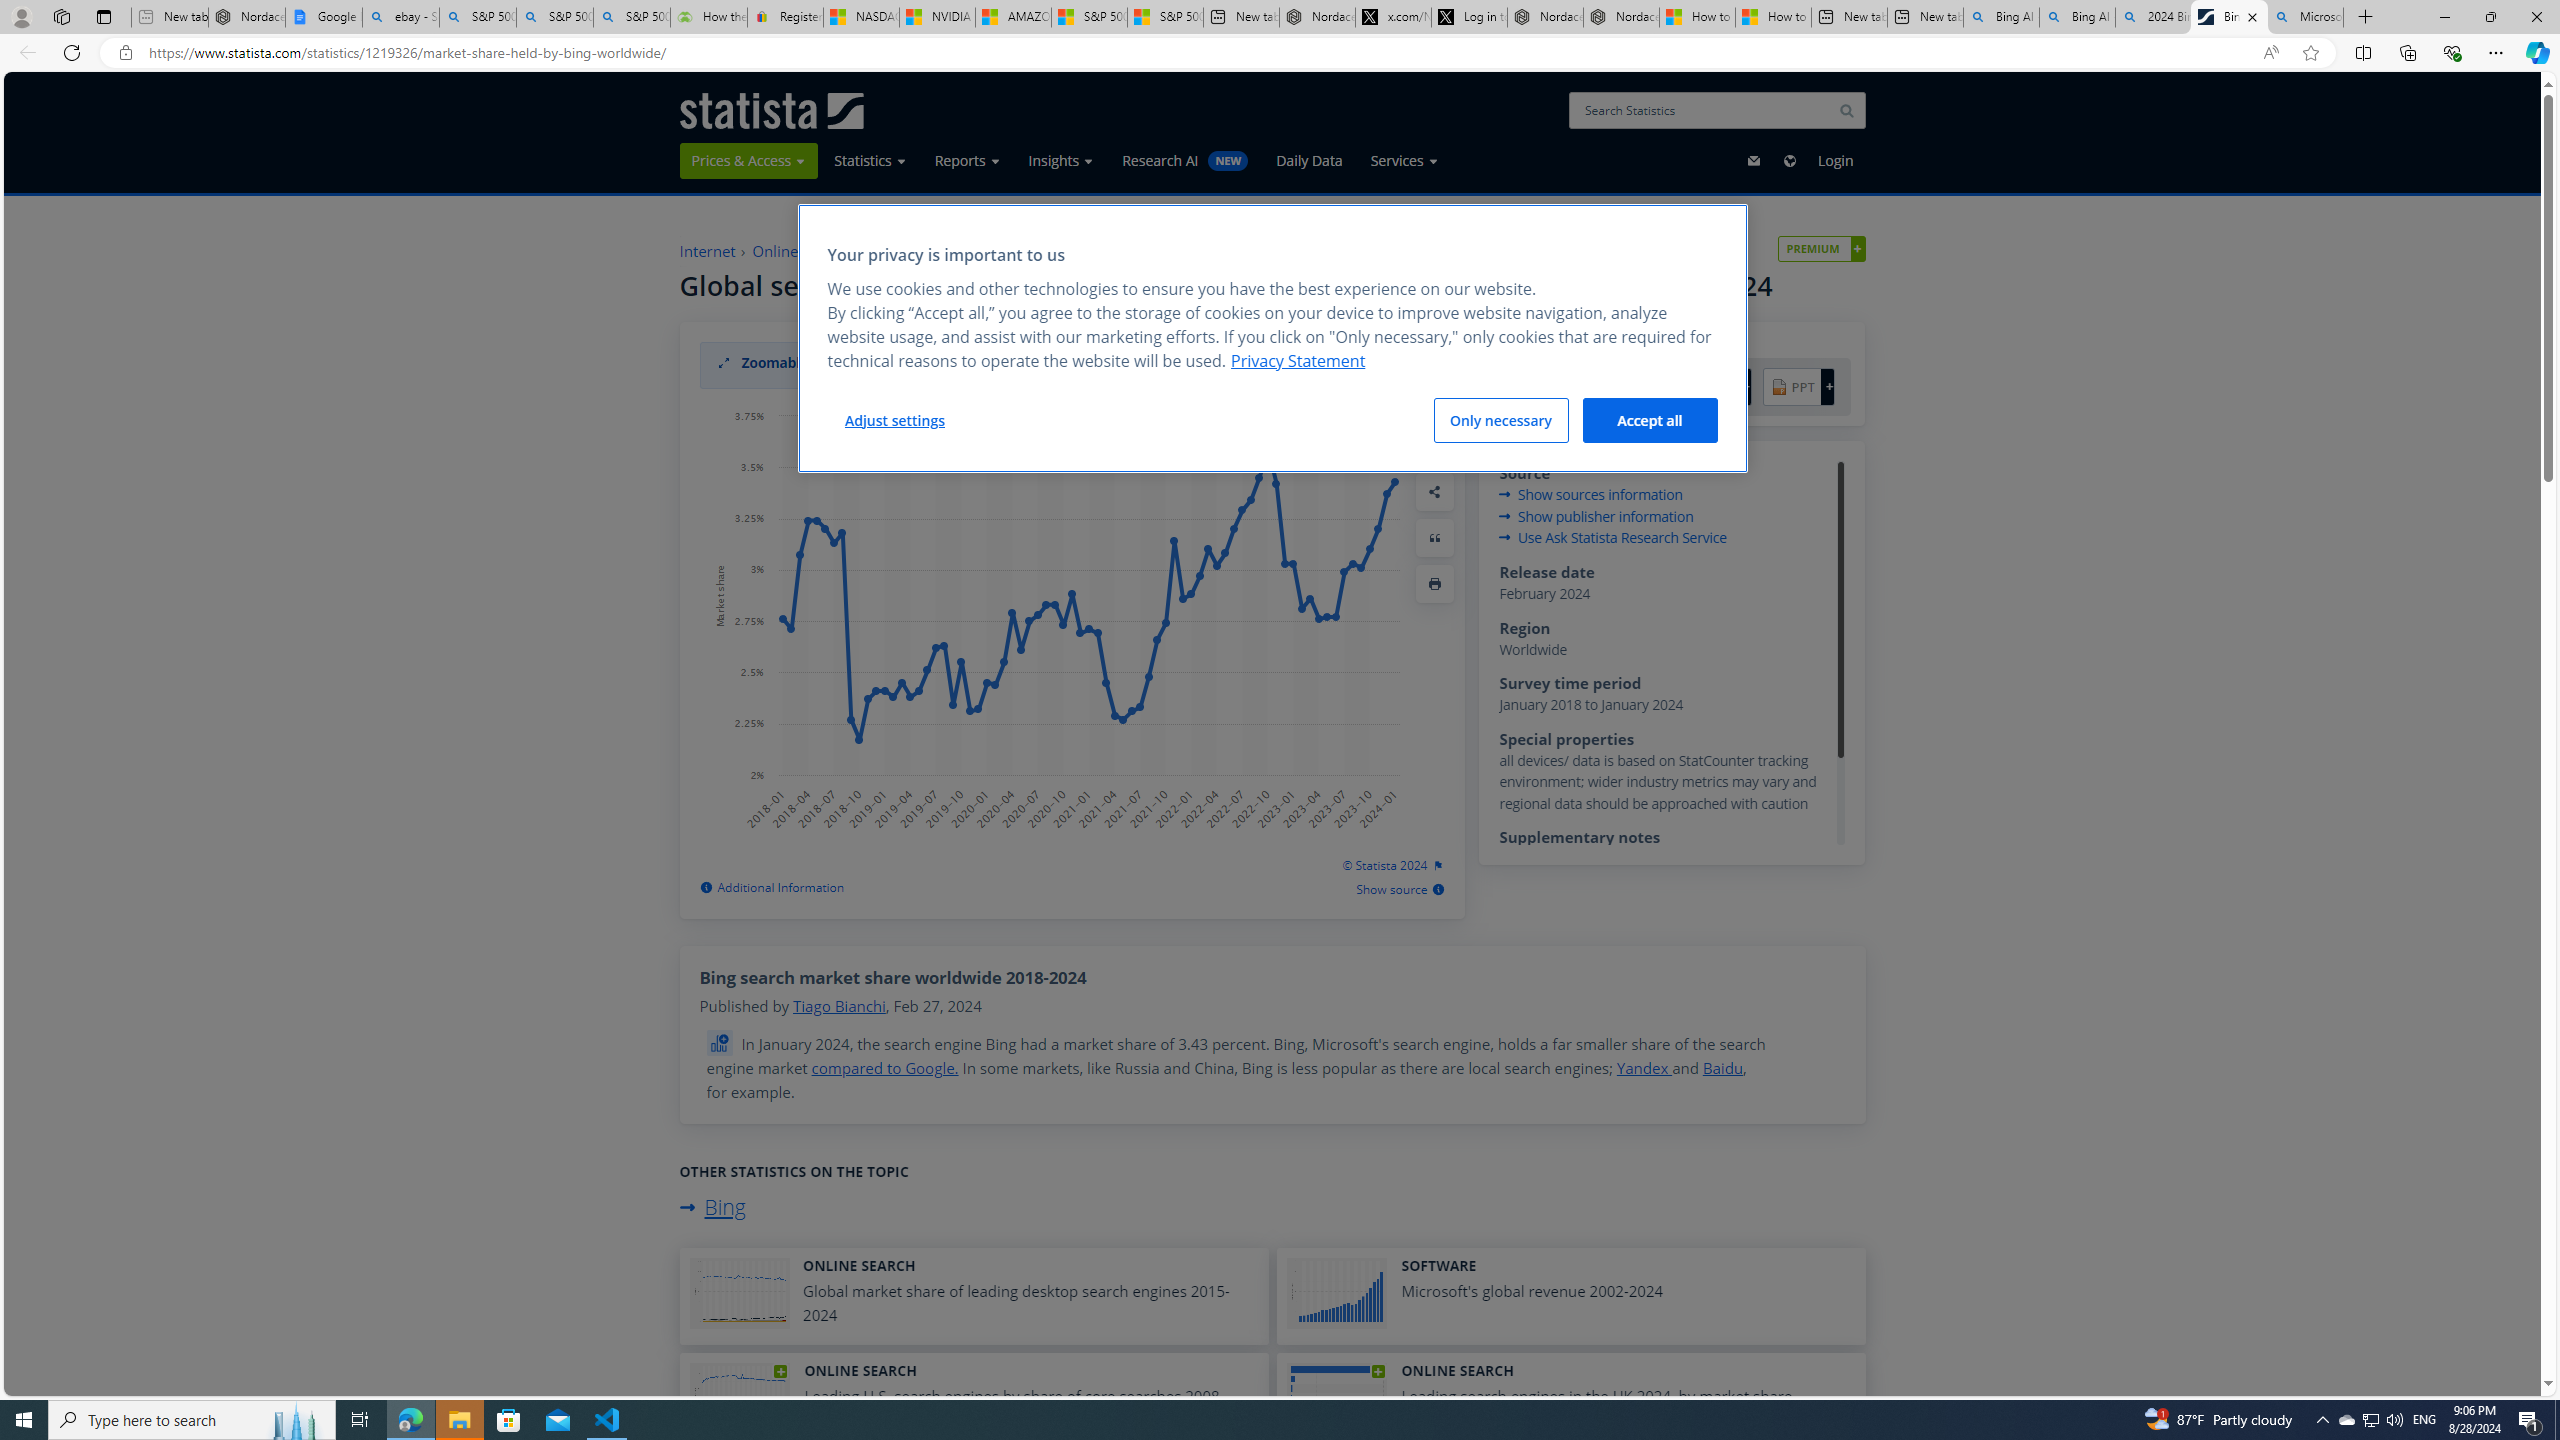 The width and height of the screenshot is (2560, 1440). I want to click on 'Microsoft Bing Timeline - Search', so click(2304, 16).